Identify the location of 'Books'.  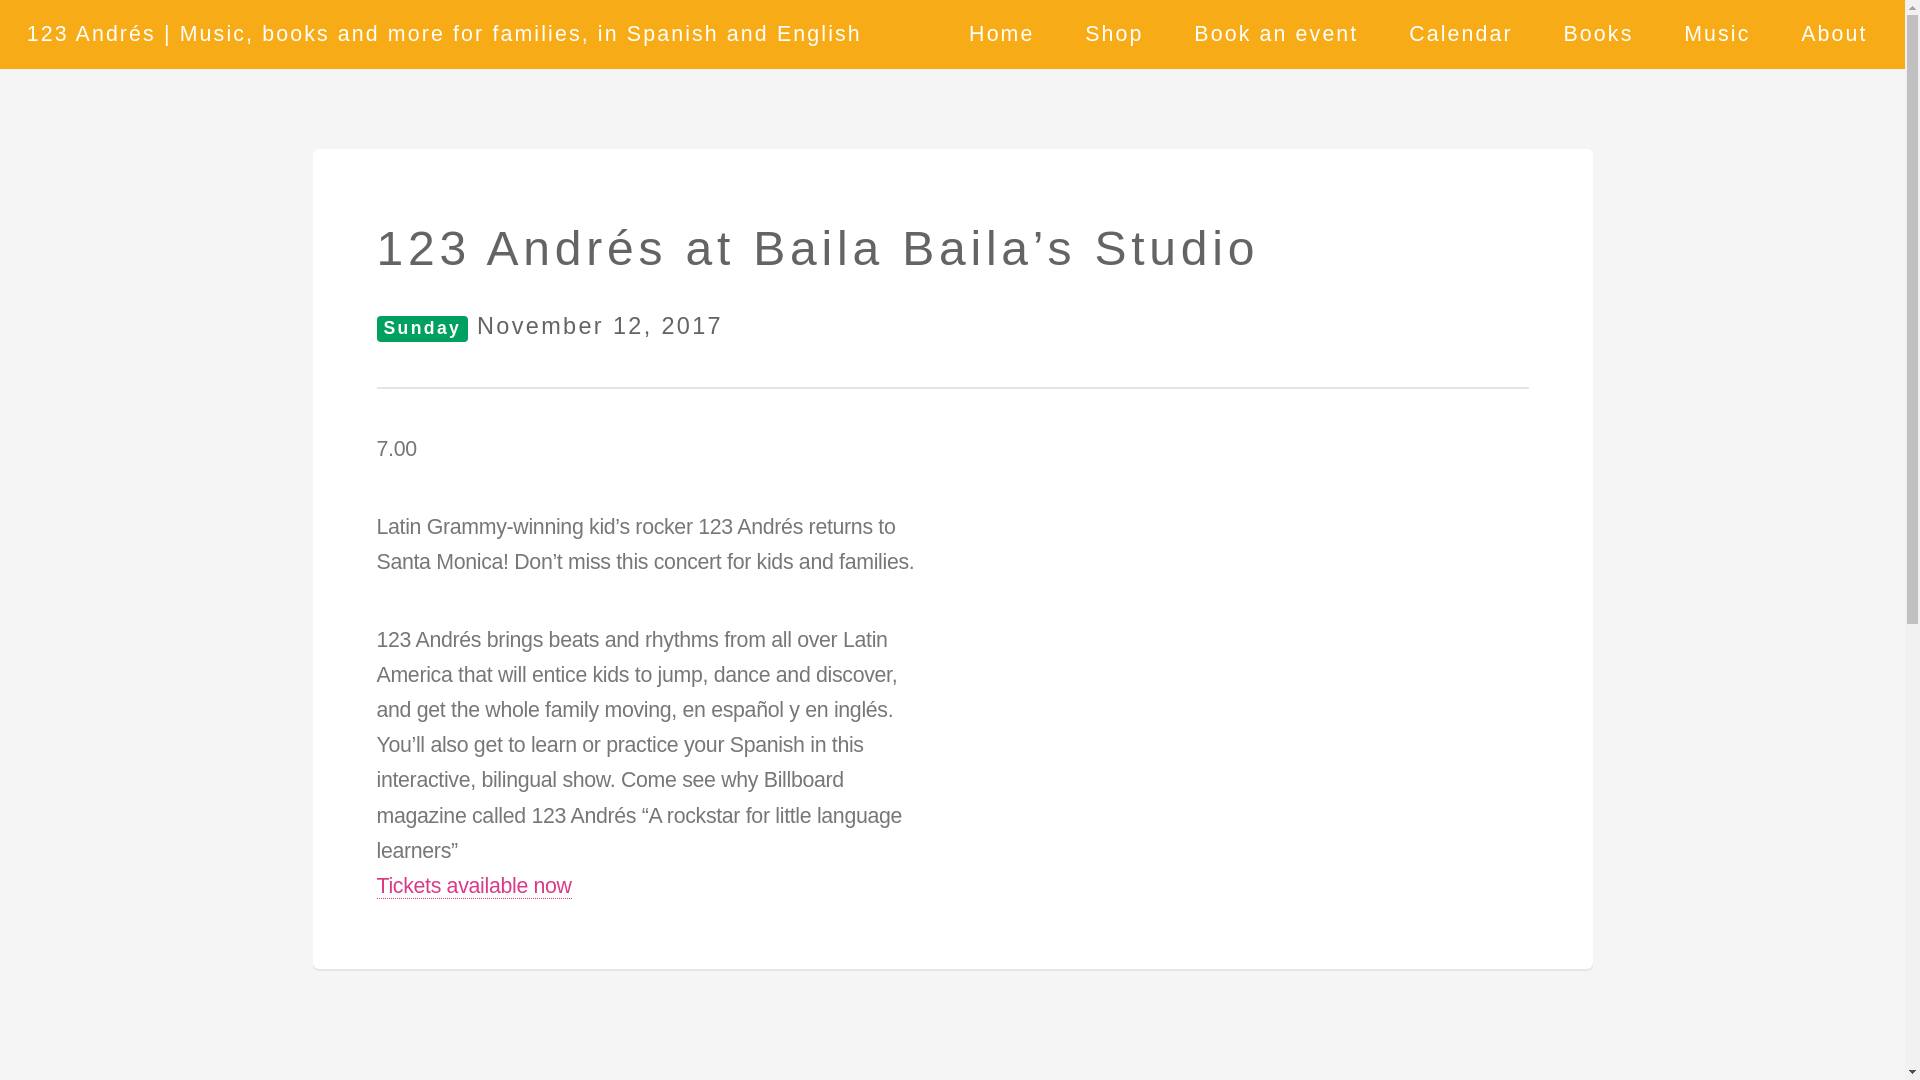
(1597, 35).